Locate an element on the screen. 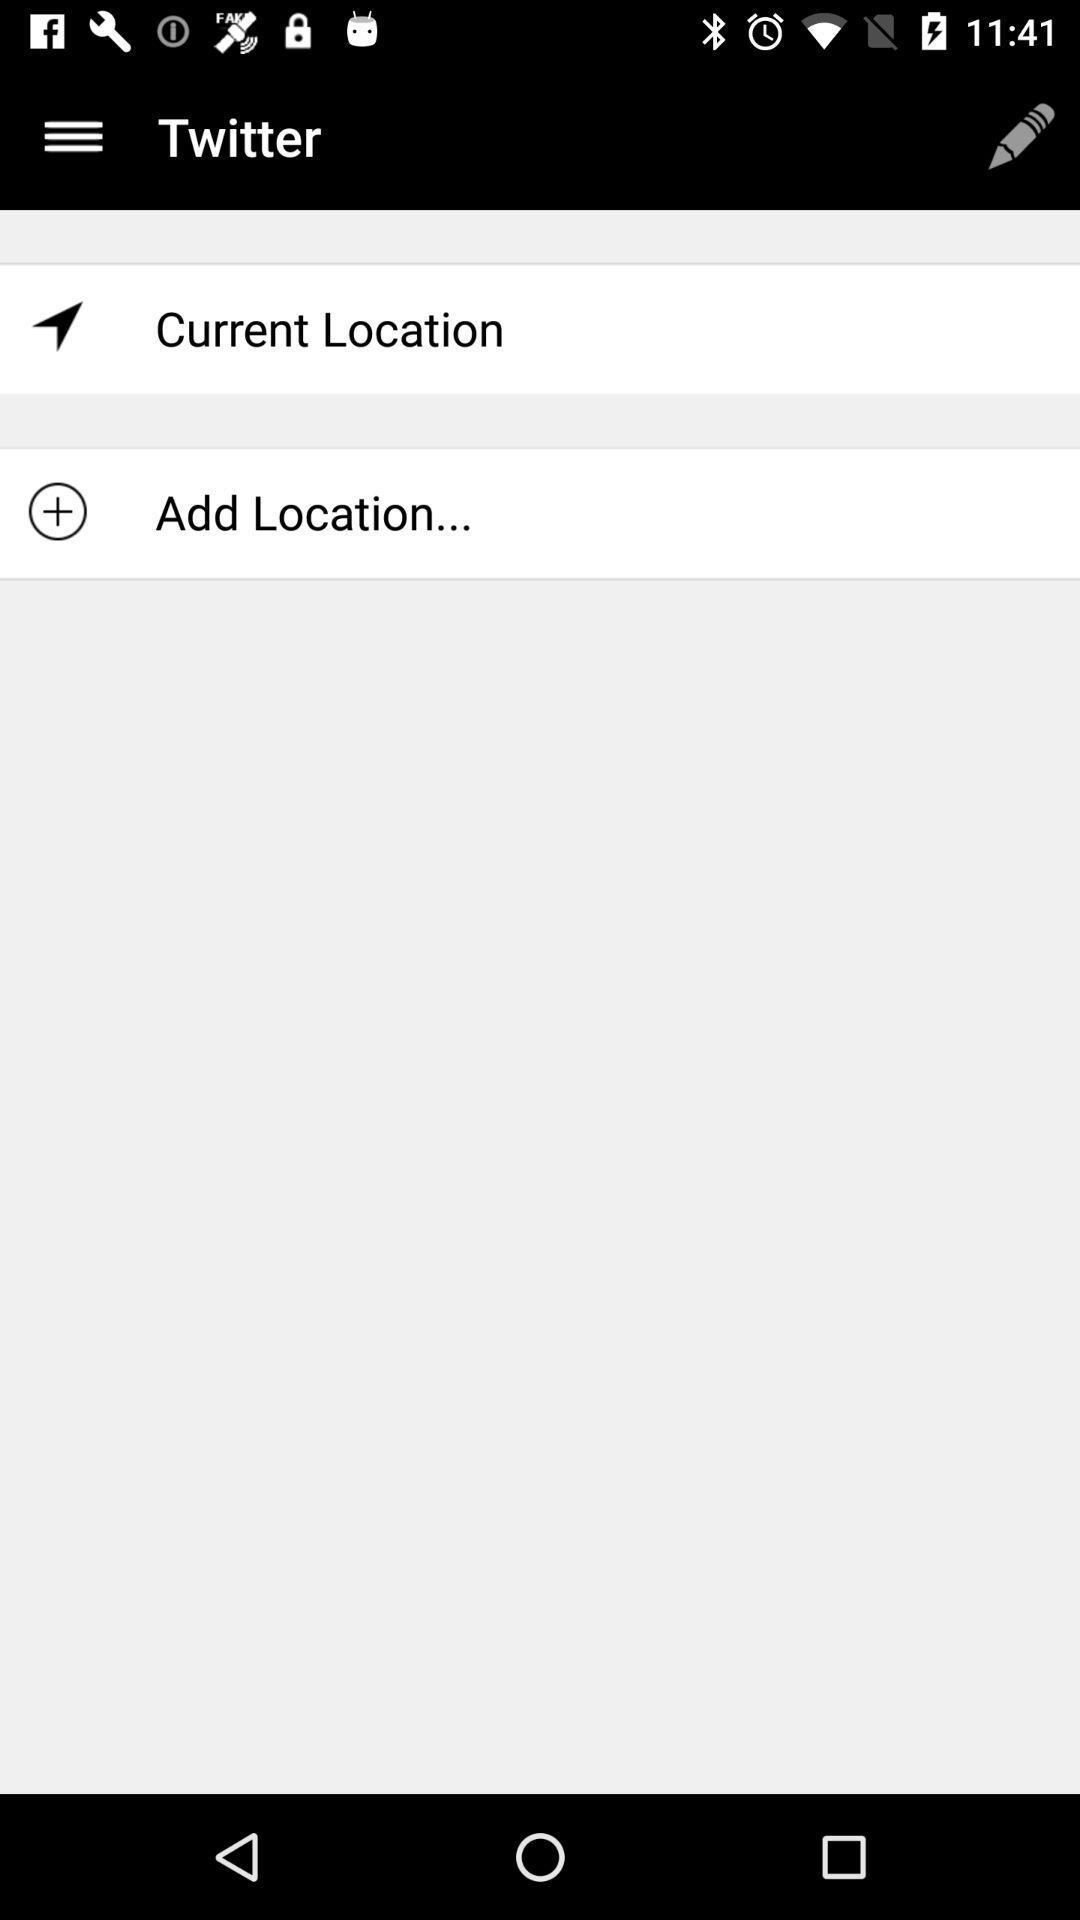  the current location item is located at coordinates (540, 328).